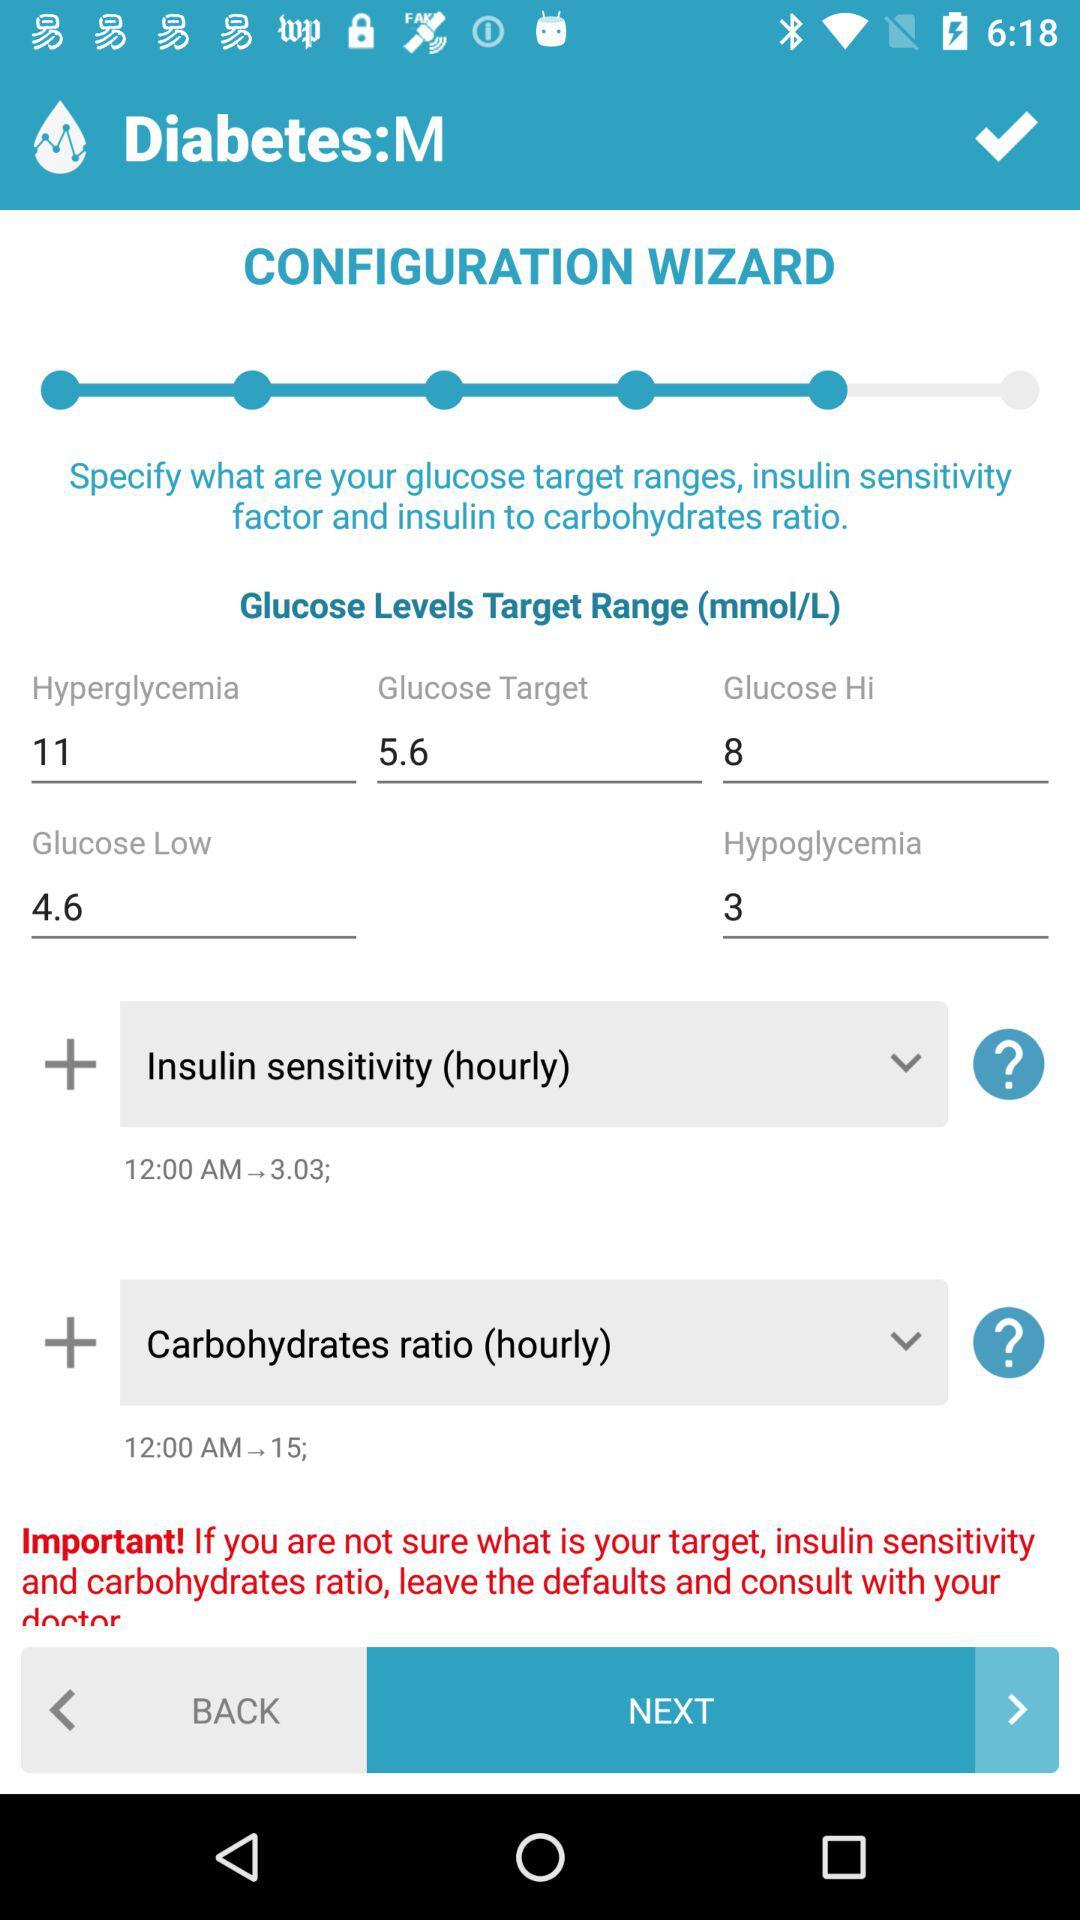 The image size is (1080, 1920). What do you see at coordinates (711, 1708) in the screenshot?
I see `the next icon` at bounding box center [711, 1708].